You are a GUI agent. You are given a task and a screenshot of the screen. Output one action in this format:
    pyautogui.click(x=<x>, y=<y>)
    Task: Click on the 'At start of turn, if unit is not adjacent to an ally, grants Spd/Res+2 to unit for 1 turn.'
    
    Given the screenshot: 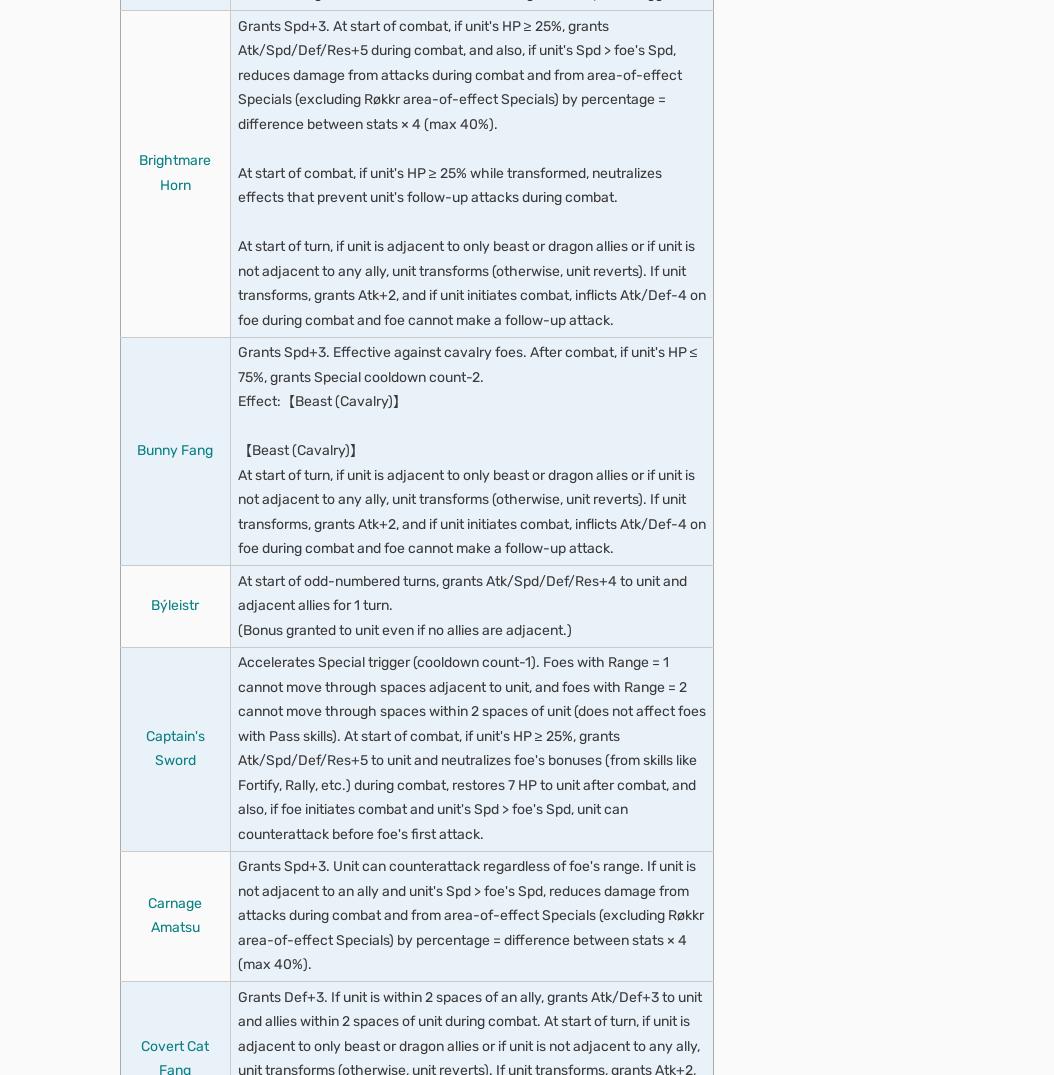 What is the action you would take?
    pyautogui.click(x=473, y=207)
    